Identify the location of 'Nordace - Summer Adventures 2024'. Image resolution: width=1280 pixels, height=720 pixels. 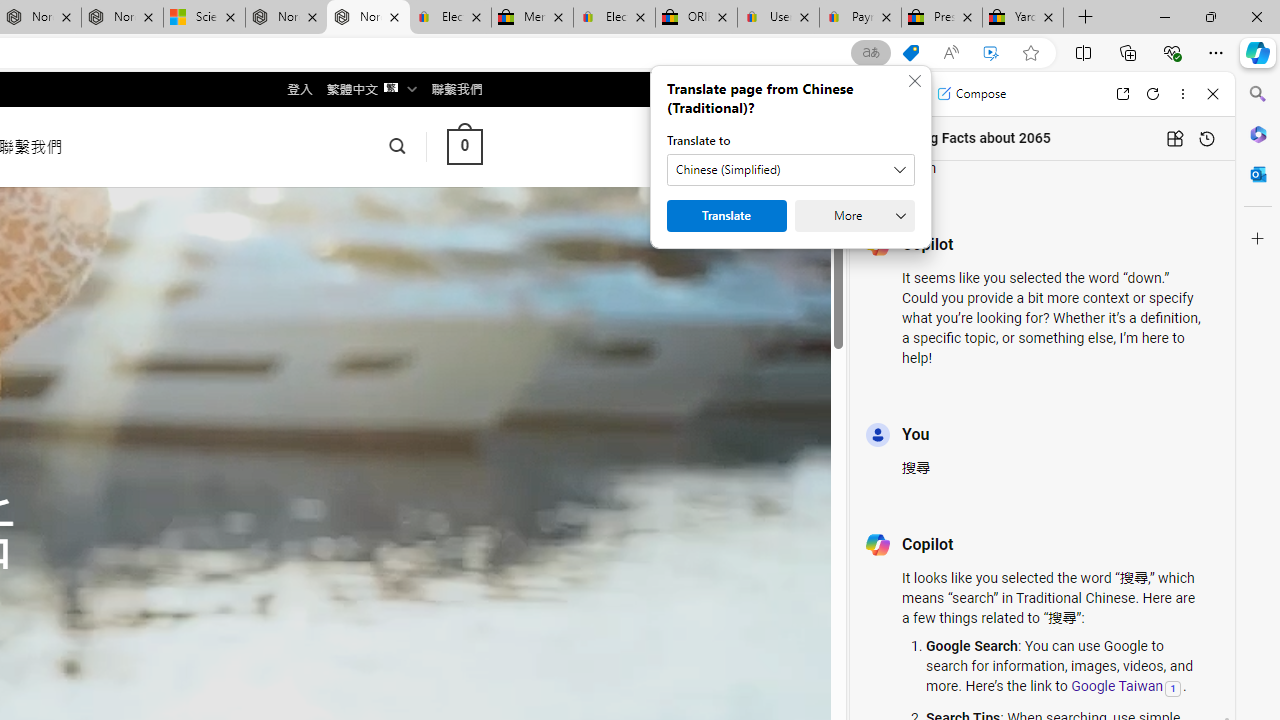
(285, 17).